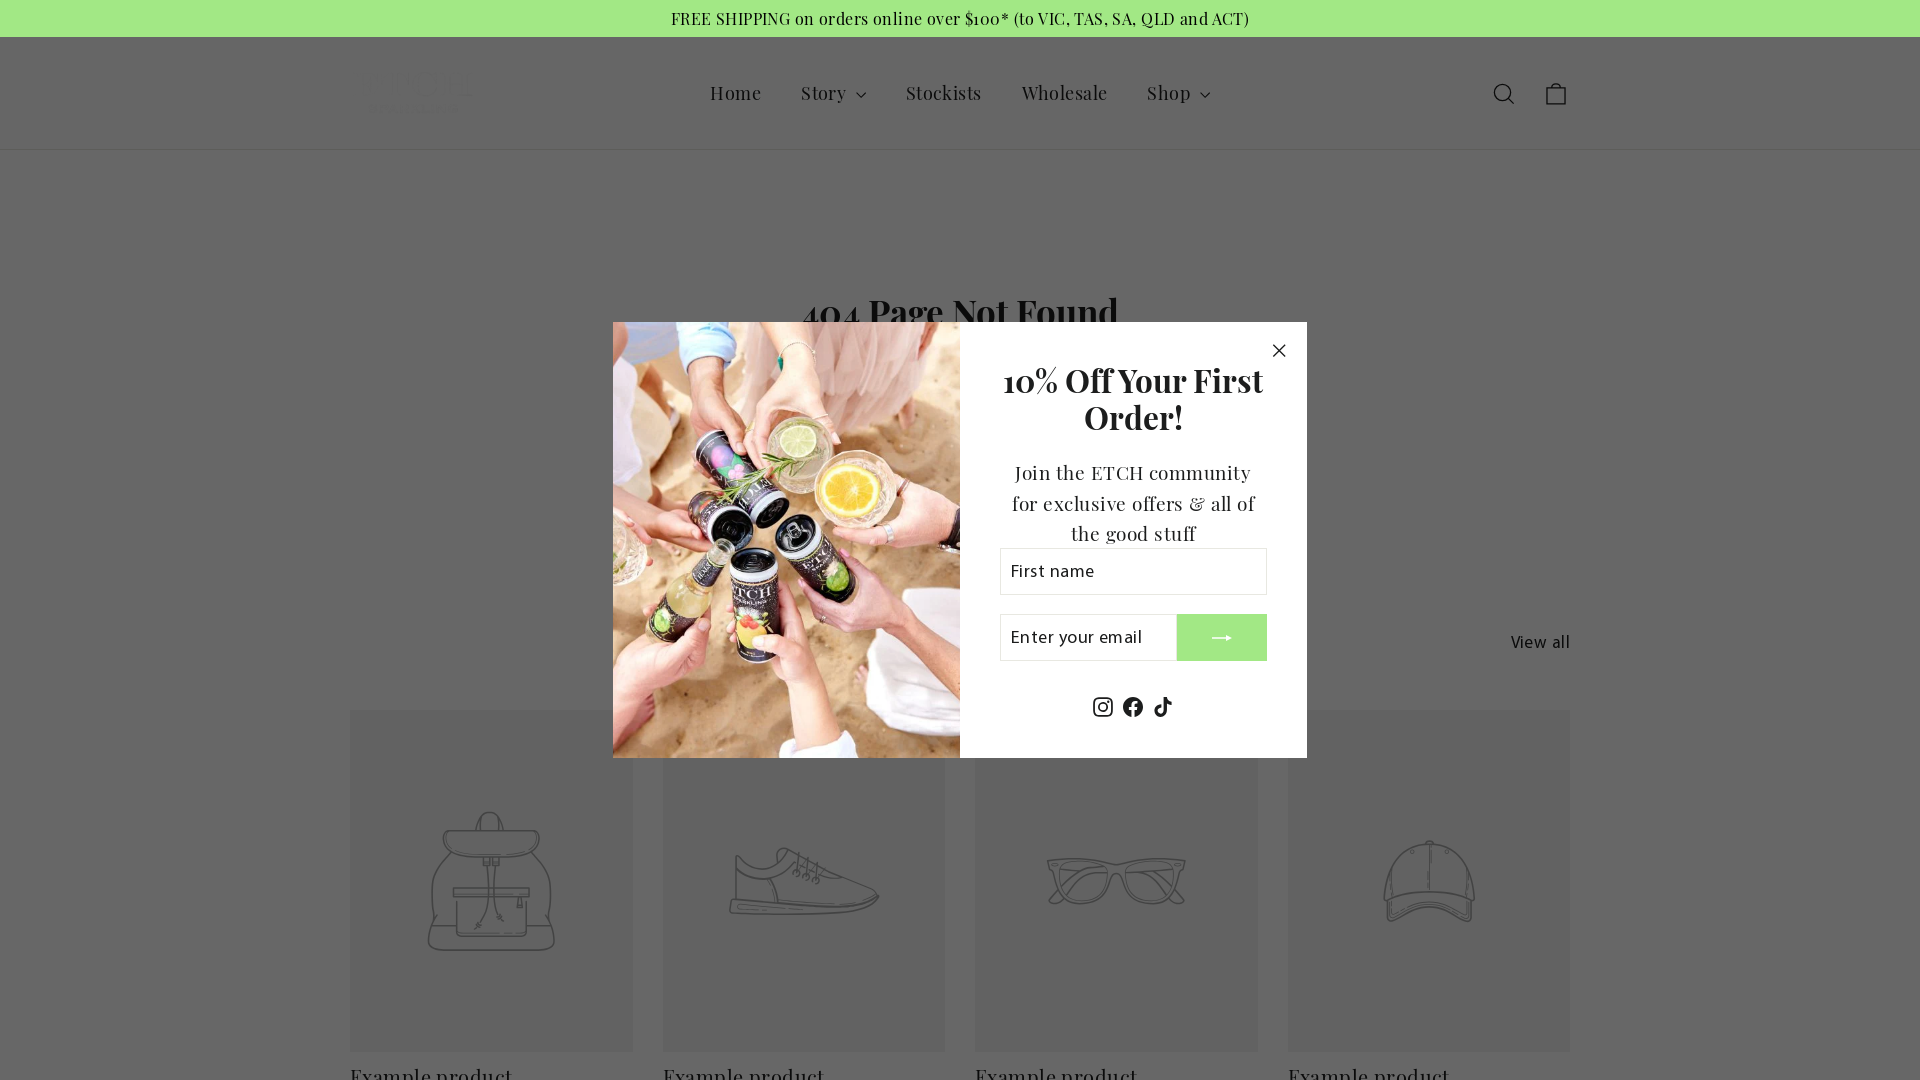 The height and width of the screenshot is (1080, 1920). What do you see at coordinates (1278, 349) in the screenshot?
I see `'"Close (esc)"'` at bounding box center [1278, 349].